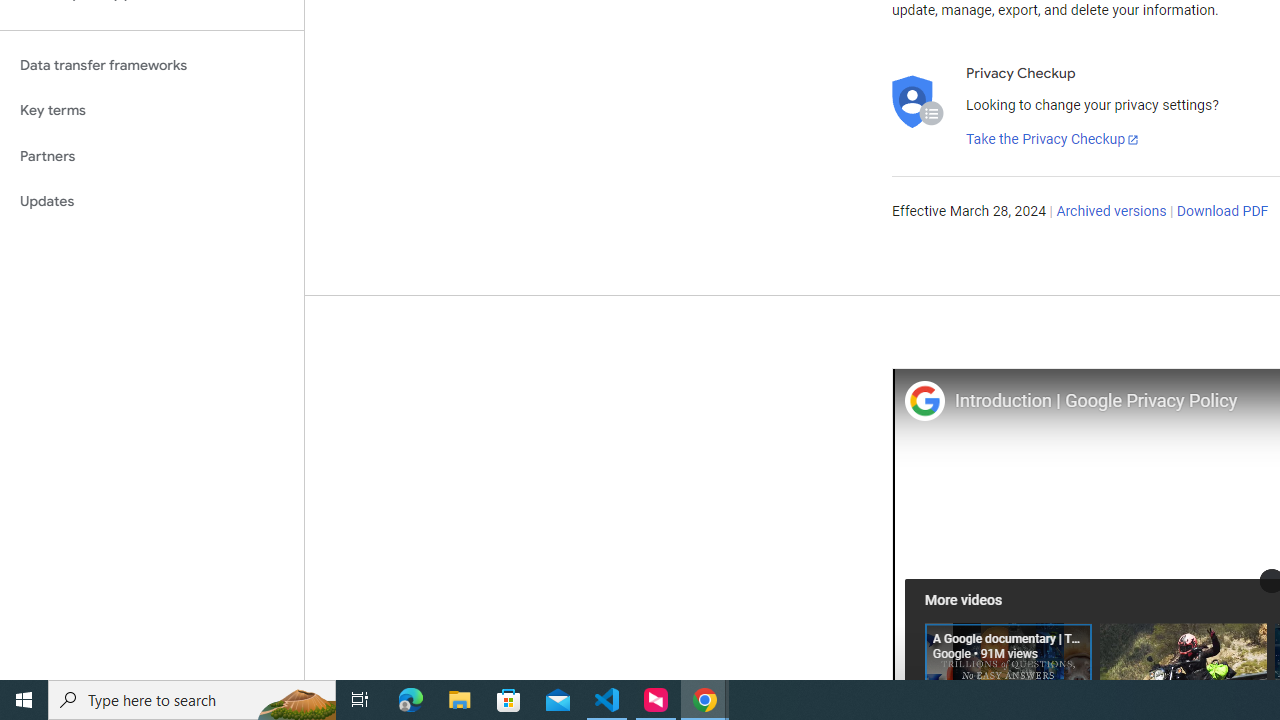  What do you see at coordinates (1052, 139) in the screenshot?
I see `'Take the Privacy Checkup'` at bounding box center [1052, 139].